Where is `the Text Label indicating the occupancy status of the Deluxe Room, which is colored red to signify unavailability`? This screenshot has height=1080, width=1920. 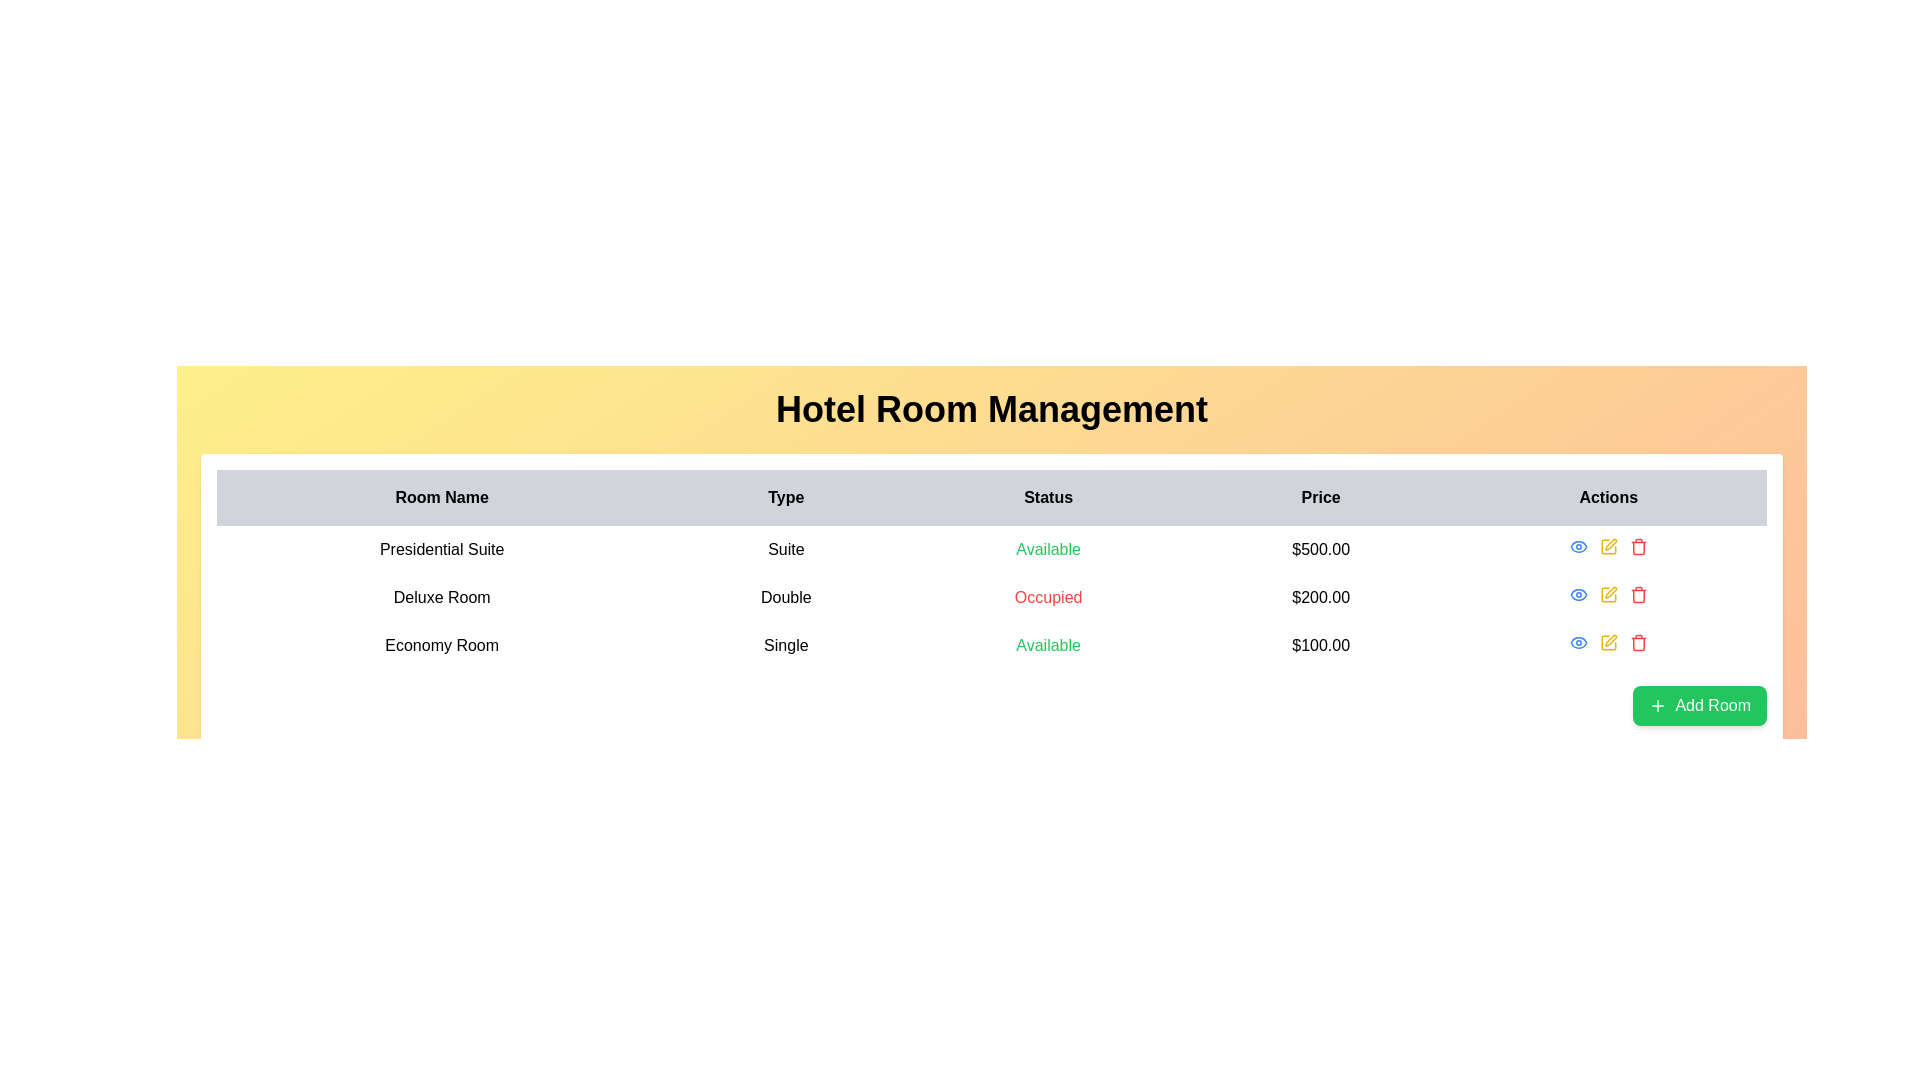
the Text Label indicating the occupancy status of the Deluxe Room, which is colored red to signify unavailability is located at coordinates (1047, 596).